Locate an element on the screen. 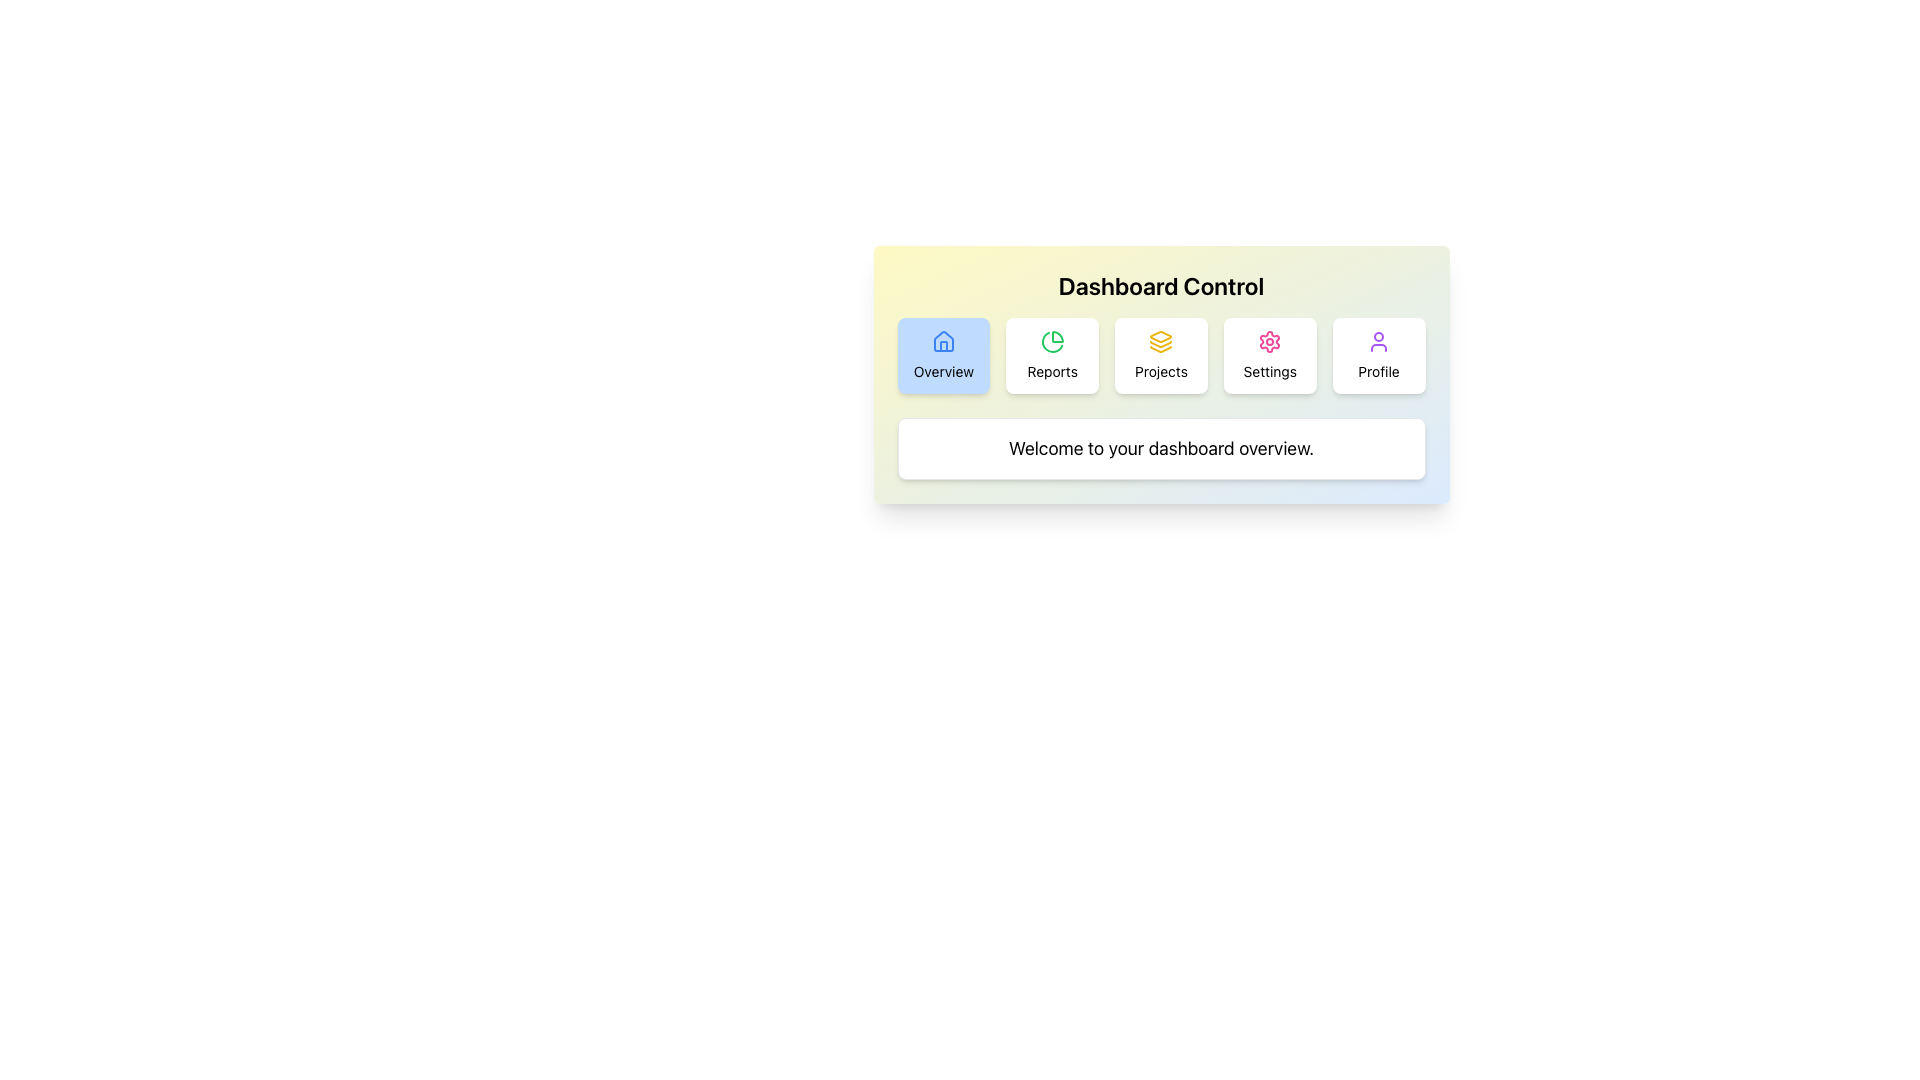 The width and height of the screenshot is (1920, 1080). the navigation button for 'Projects' located in the dashboard panel, positioned between the 'Reports' and 'Settings' buttons is located at coordinates (1161, 354).